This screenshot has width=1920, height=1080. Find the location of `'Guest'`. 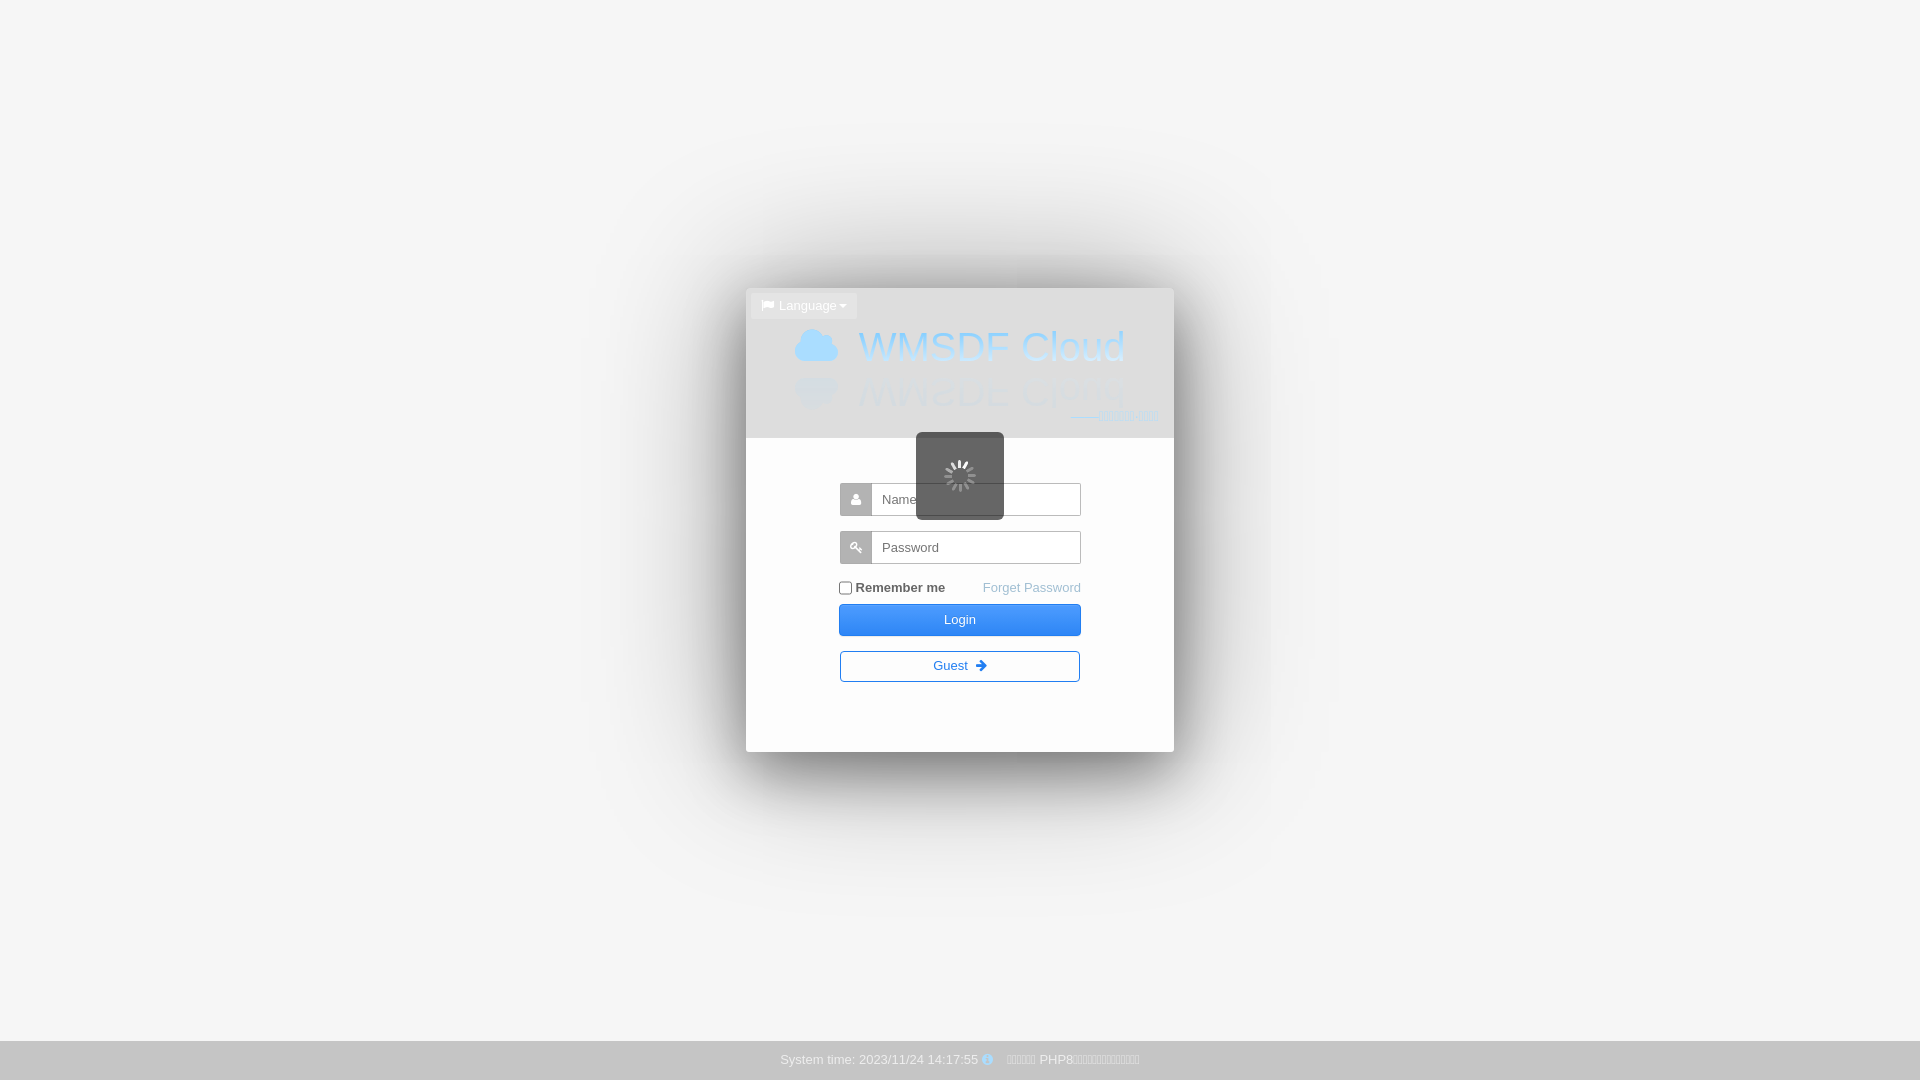

'Guest' is located at coordinates (960, 666).